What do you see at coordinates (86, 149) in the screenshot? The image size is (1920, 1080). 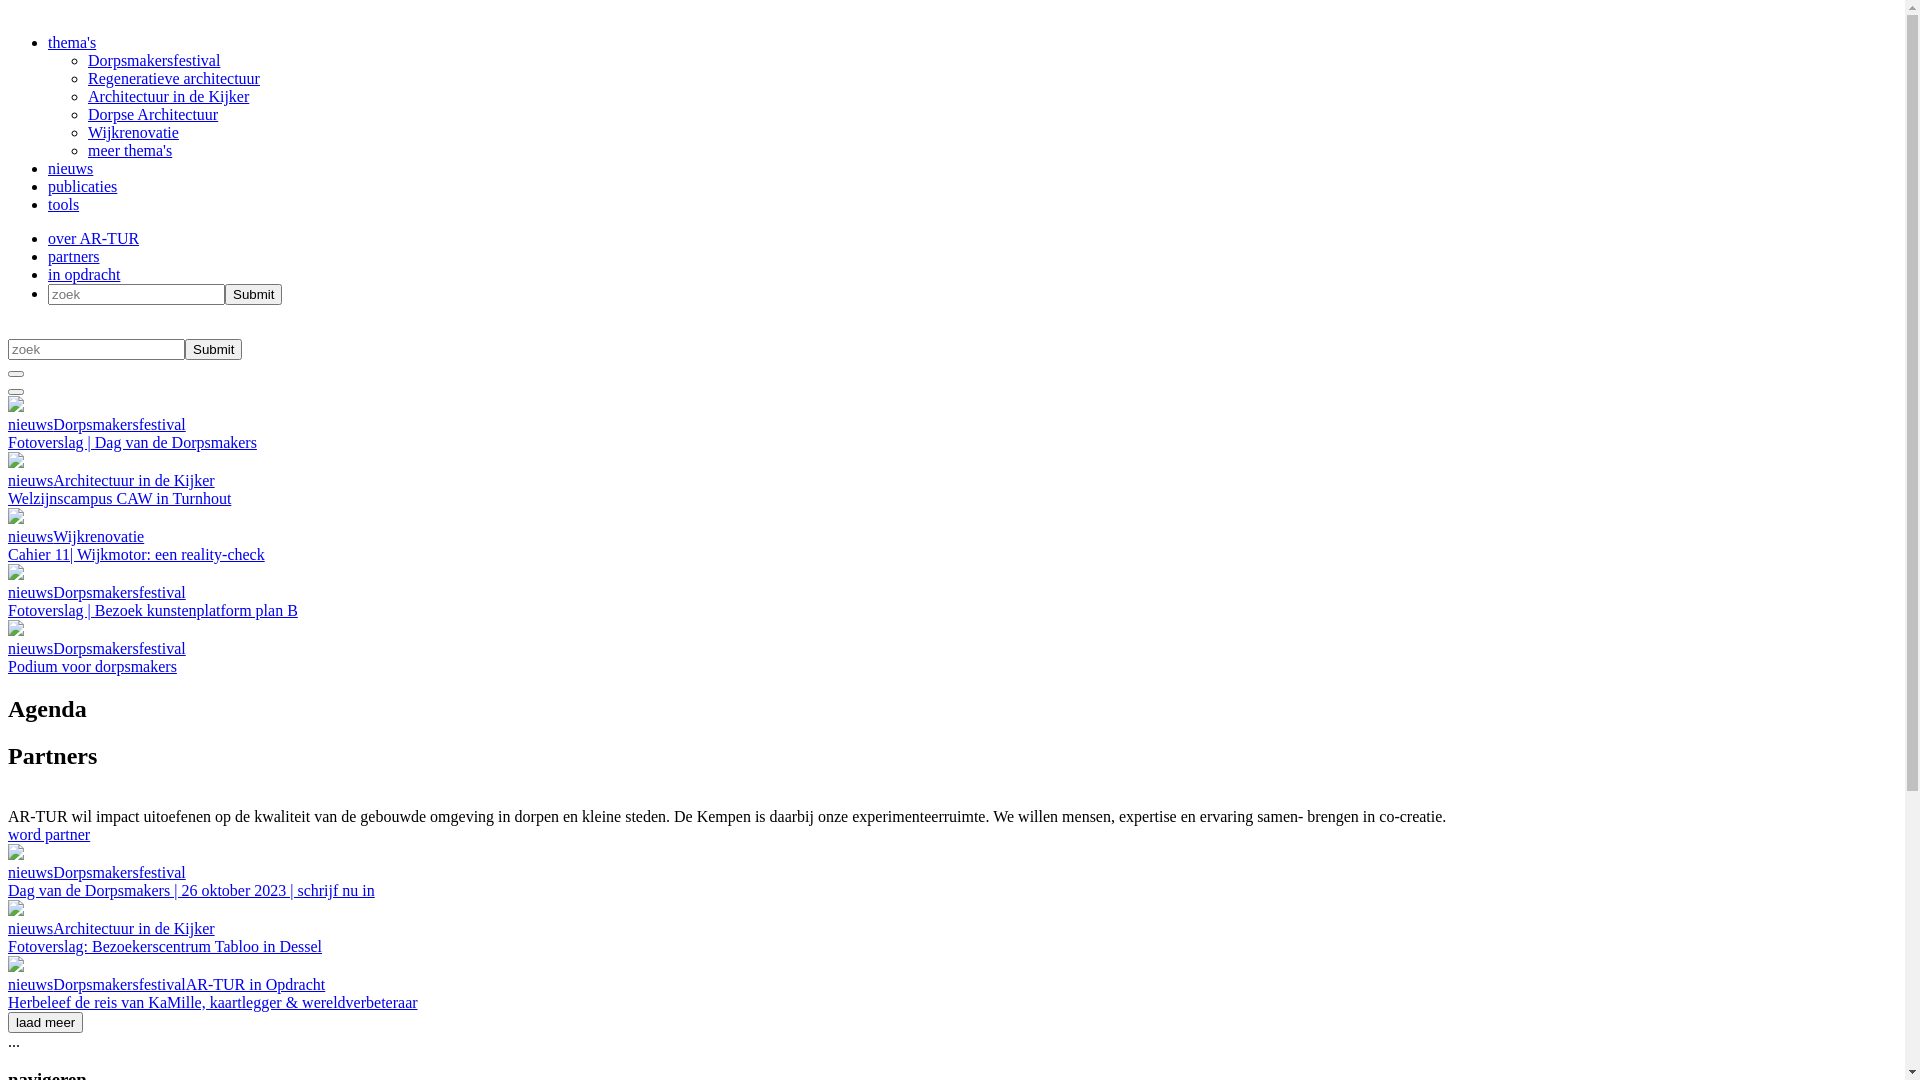 I see `'meer thema's'` at bounding box center [86, 149].